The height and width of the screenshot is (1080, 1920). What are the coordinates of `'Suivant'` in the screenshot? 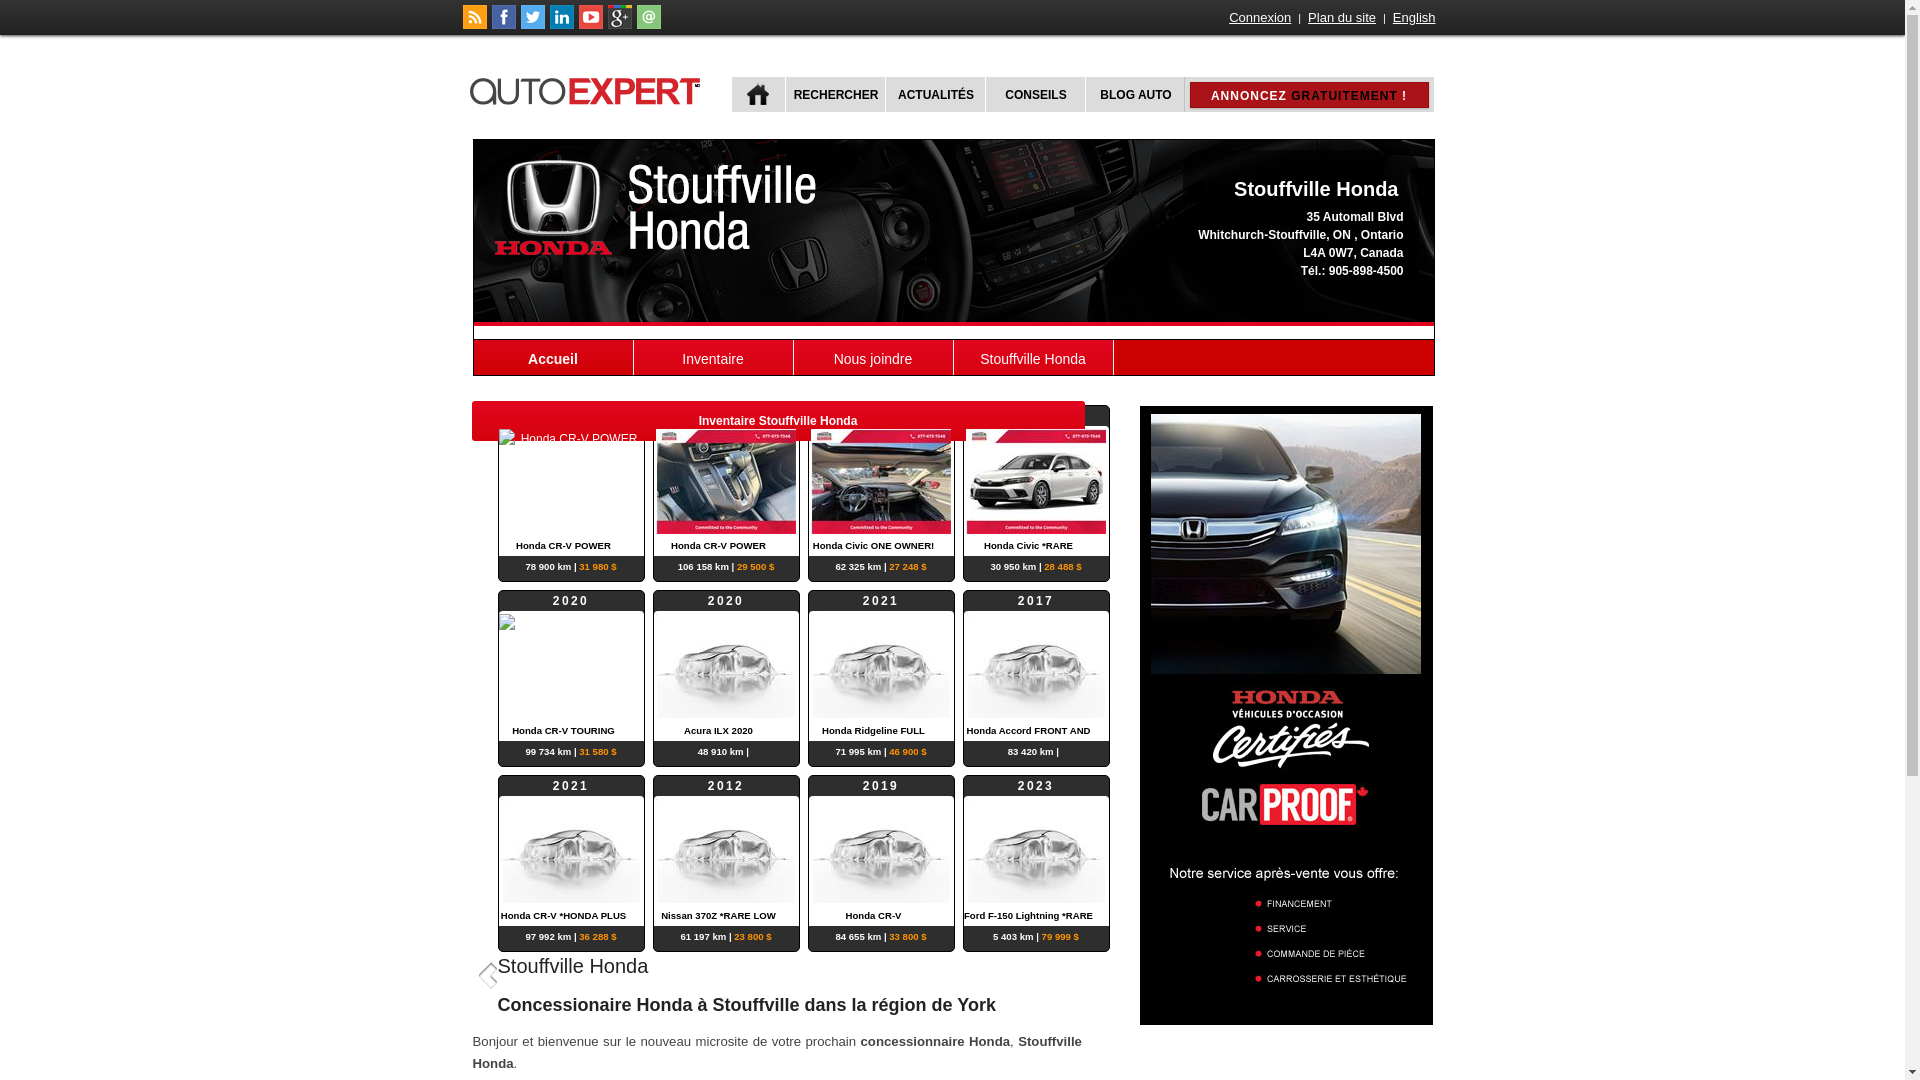 It's located at (1070, 973).